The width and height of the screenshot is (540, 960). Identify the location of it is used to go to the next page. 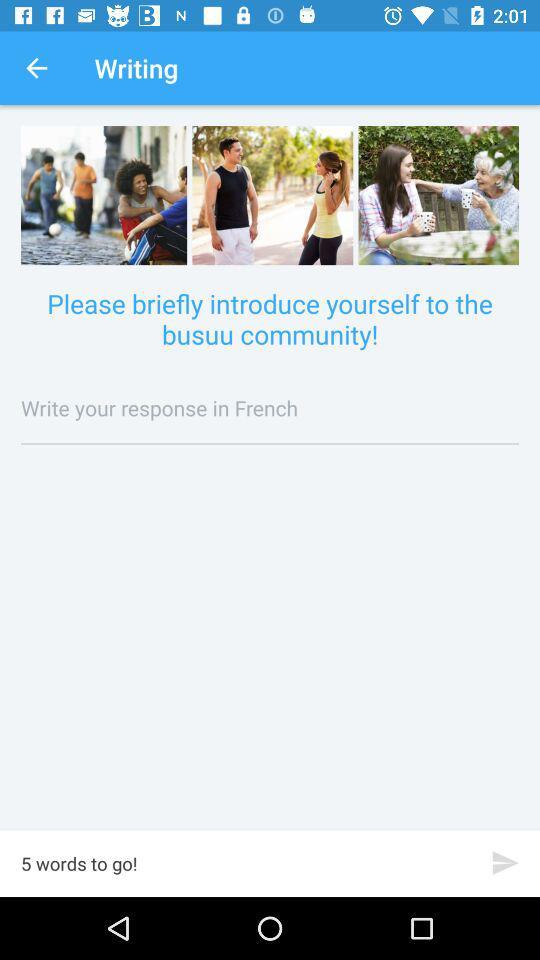
(504, 862).